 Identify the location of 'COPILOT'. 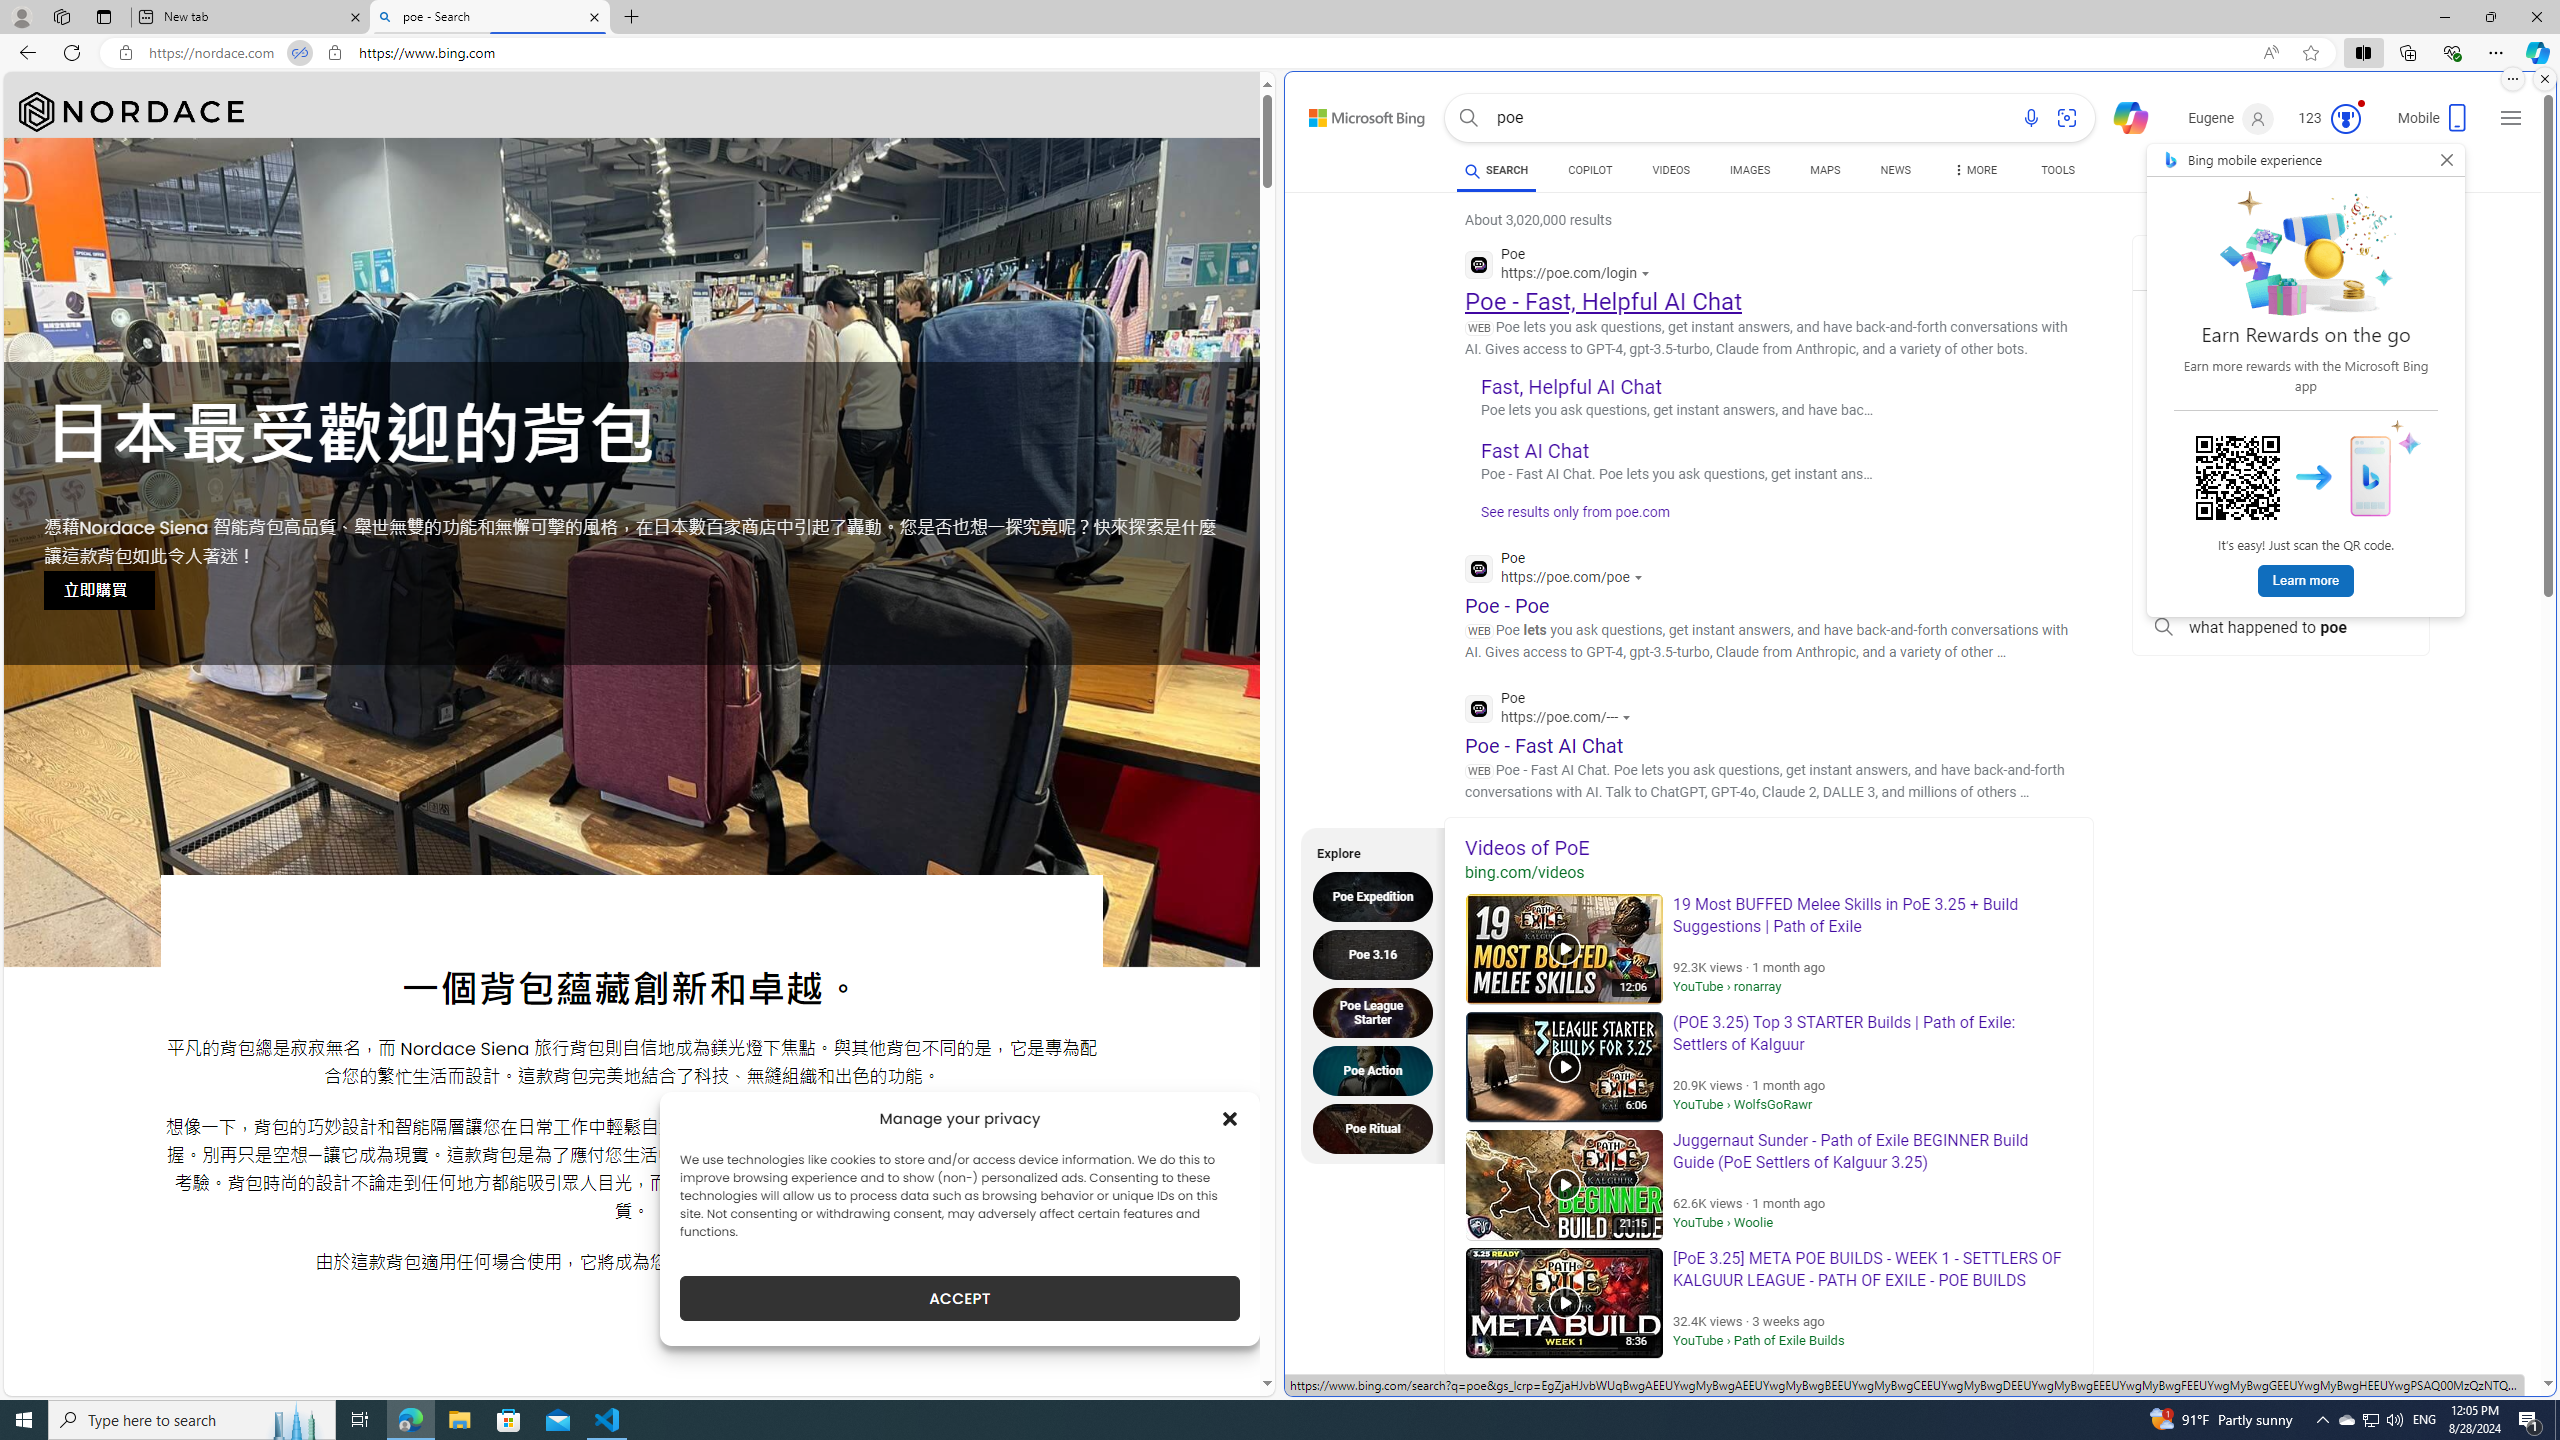
(1589, 169).